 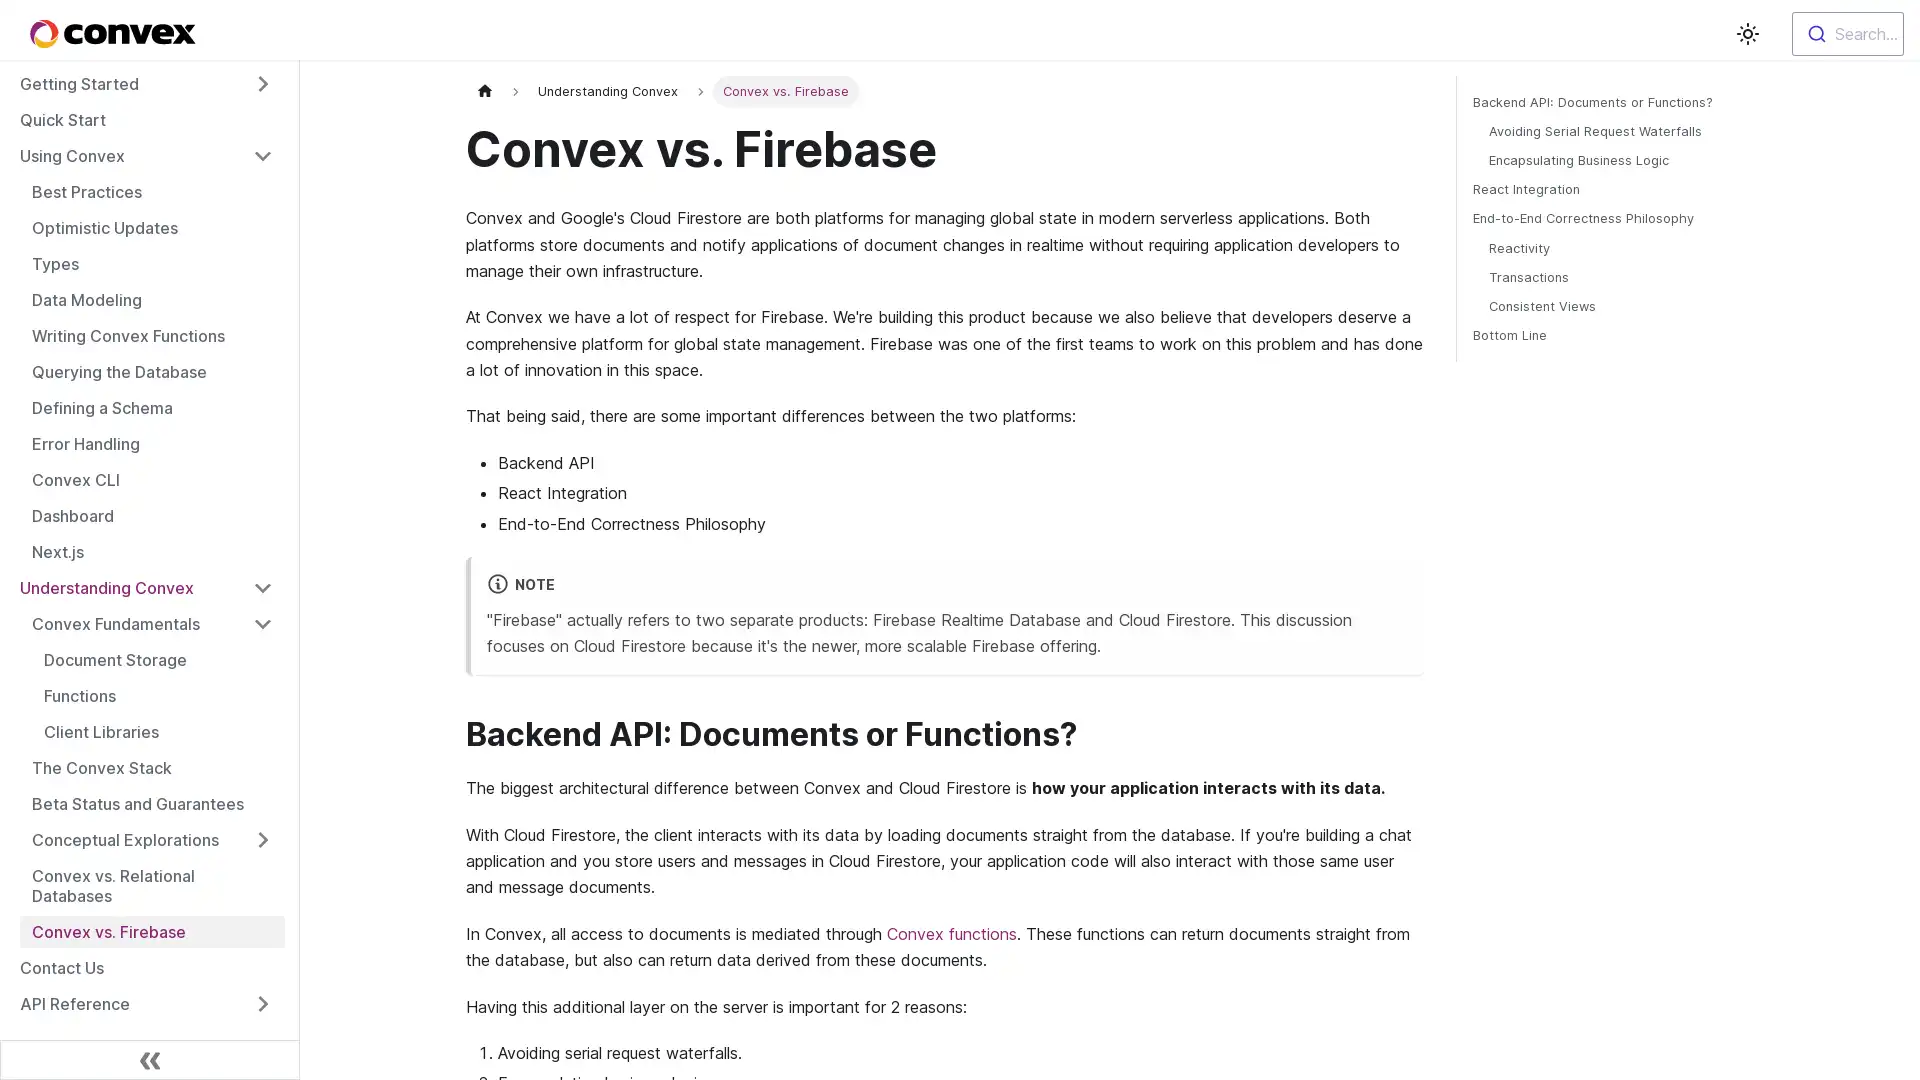 I want to click on Toggle the collapsible sidebar category 'Convex Fundamentals', so click(x=262, y=623).